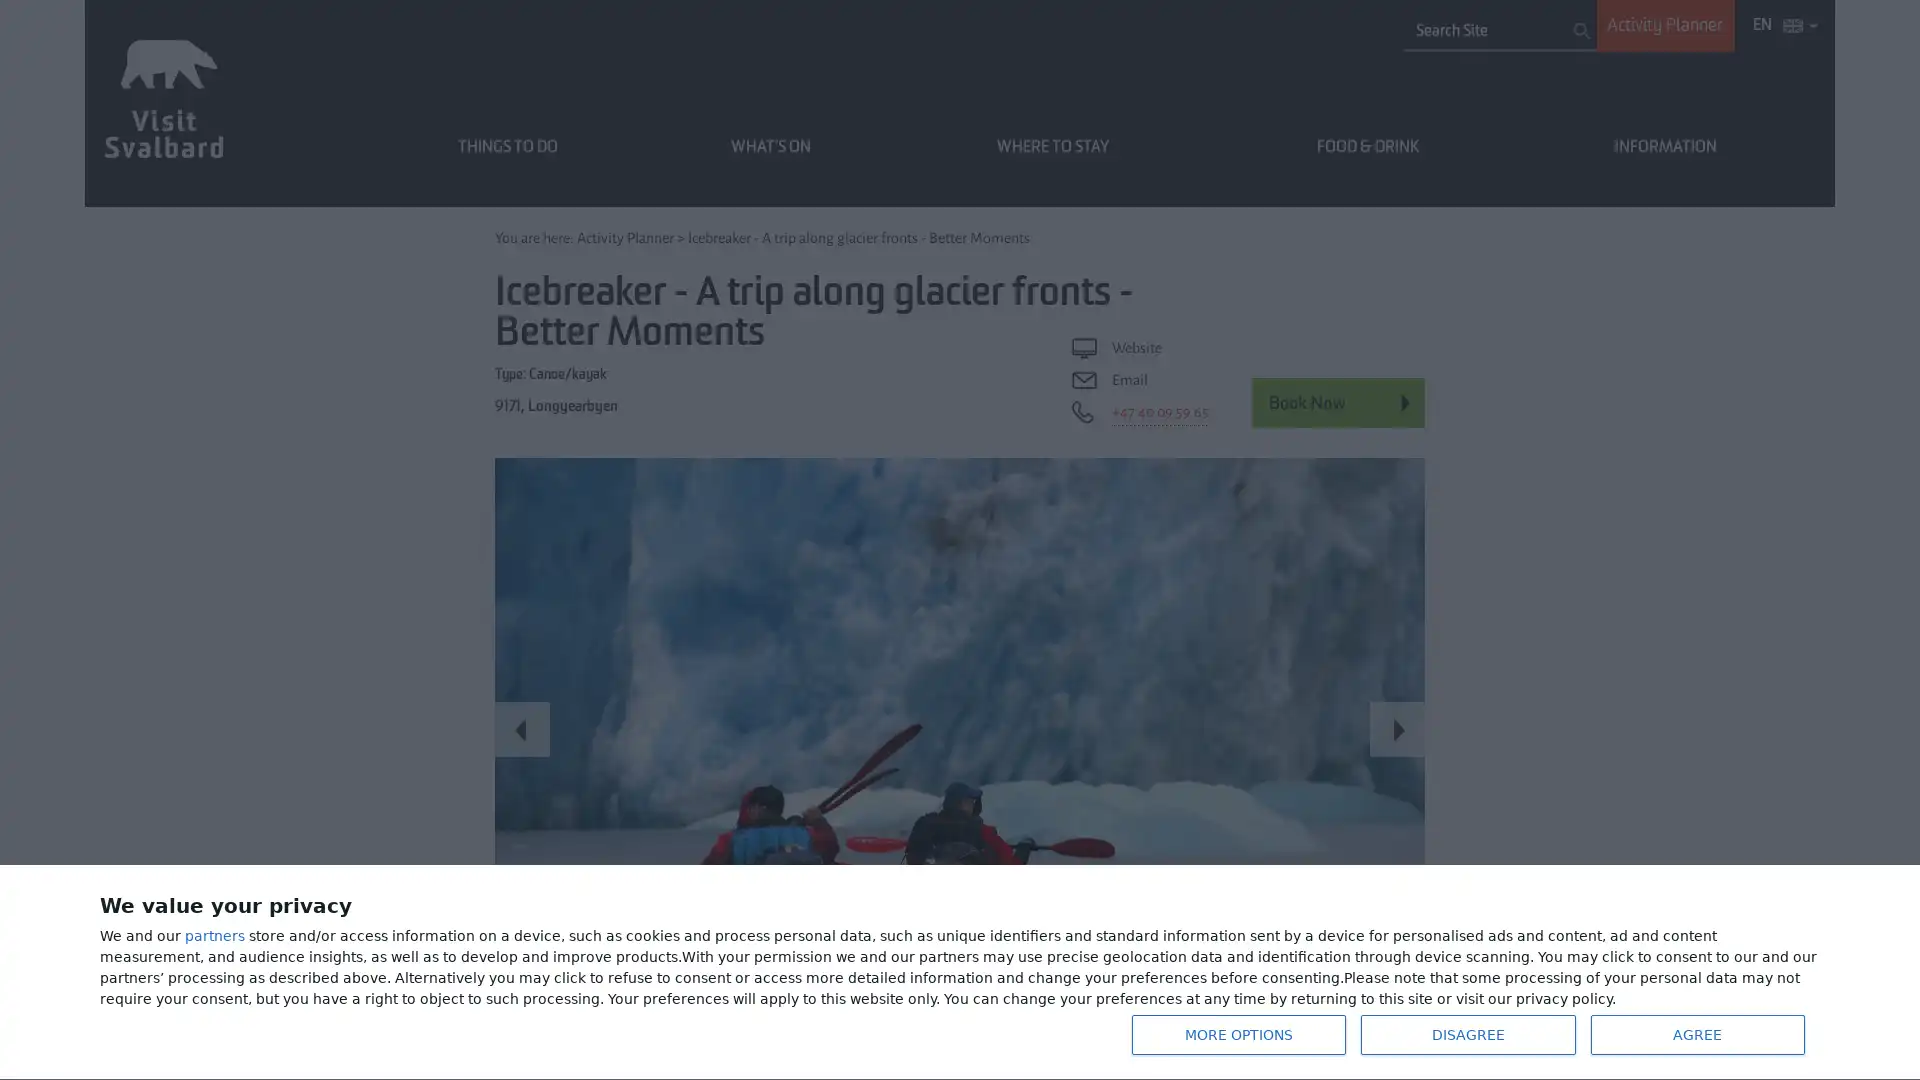  What do you see at coordinates (1581, 30) in the screenshot?
I see `submit` at bounding box center [1581, 30].